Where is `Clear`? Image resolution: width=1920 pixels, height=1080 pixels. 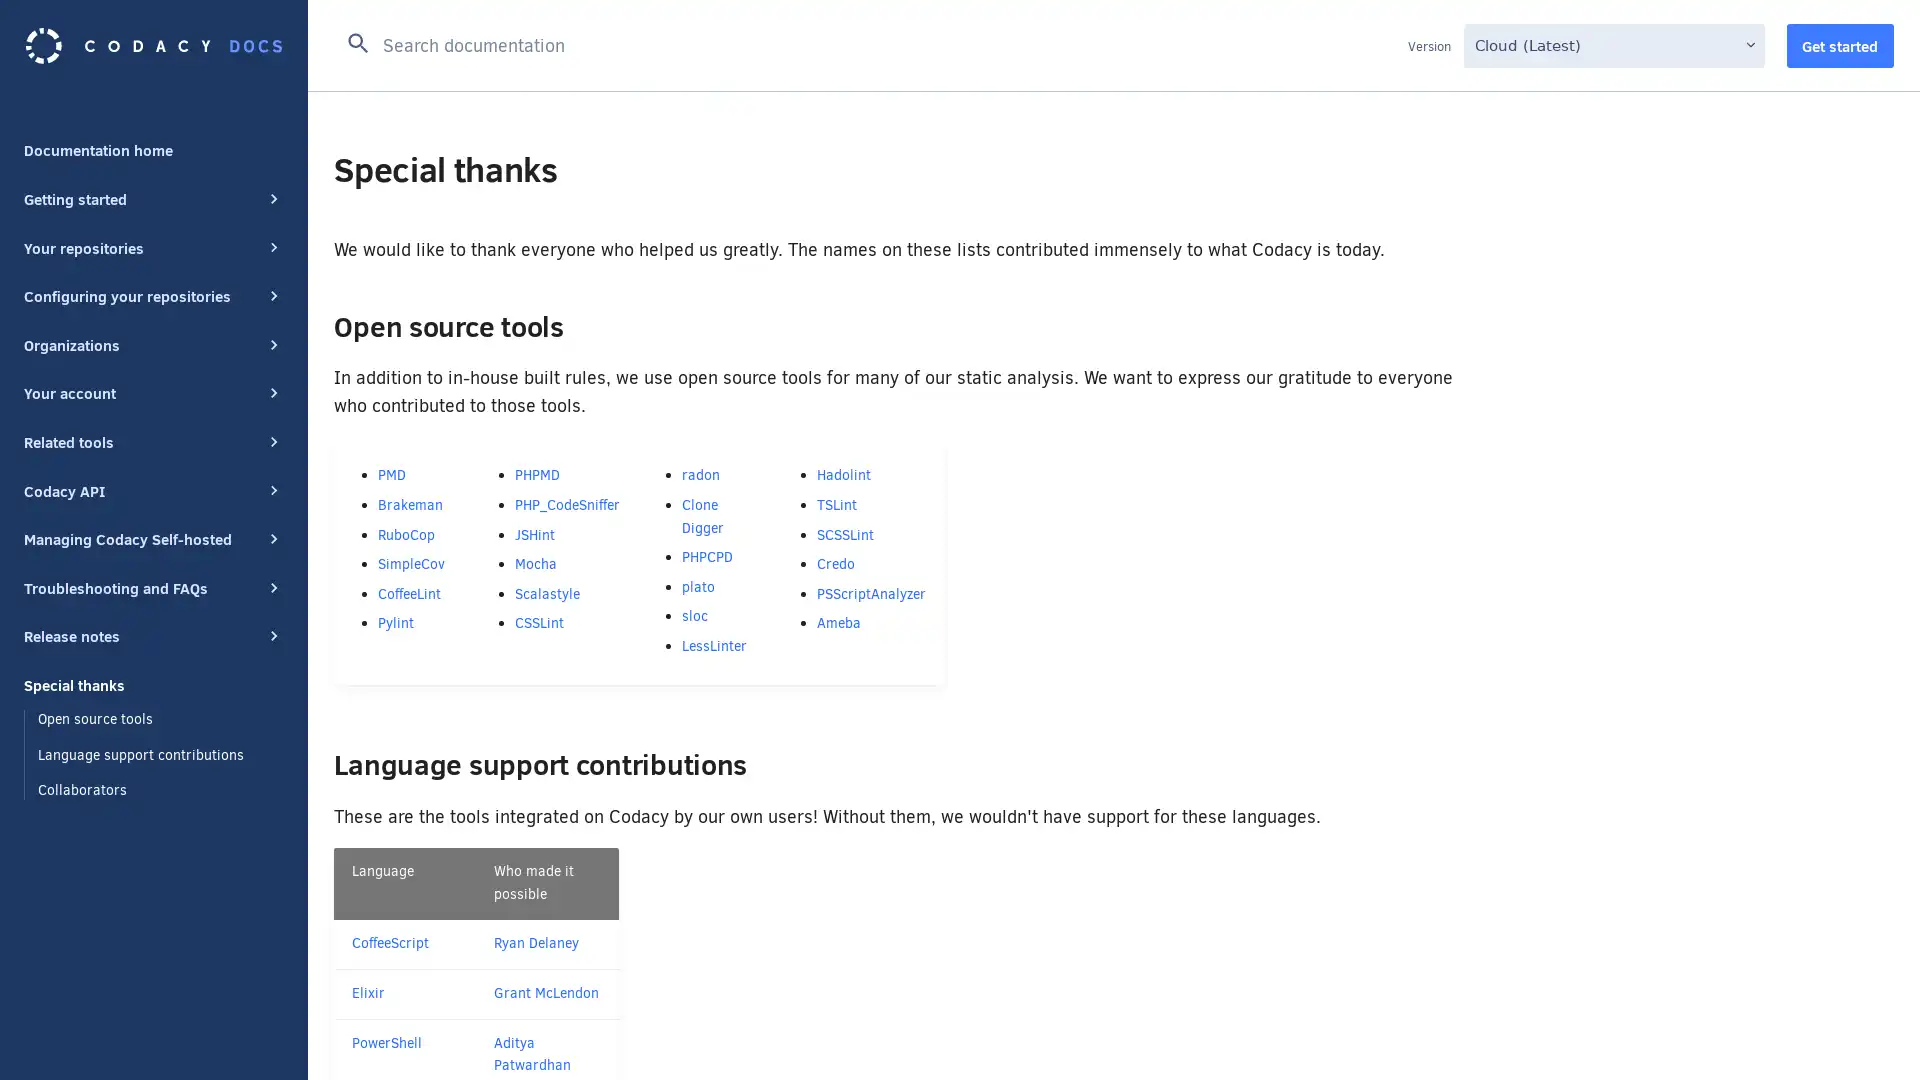 Clear is located at coordinates (1382, 42).